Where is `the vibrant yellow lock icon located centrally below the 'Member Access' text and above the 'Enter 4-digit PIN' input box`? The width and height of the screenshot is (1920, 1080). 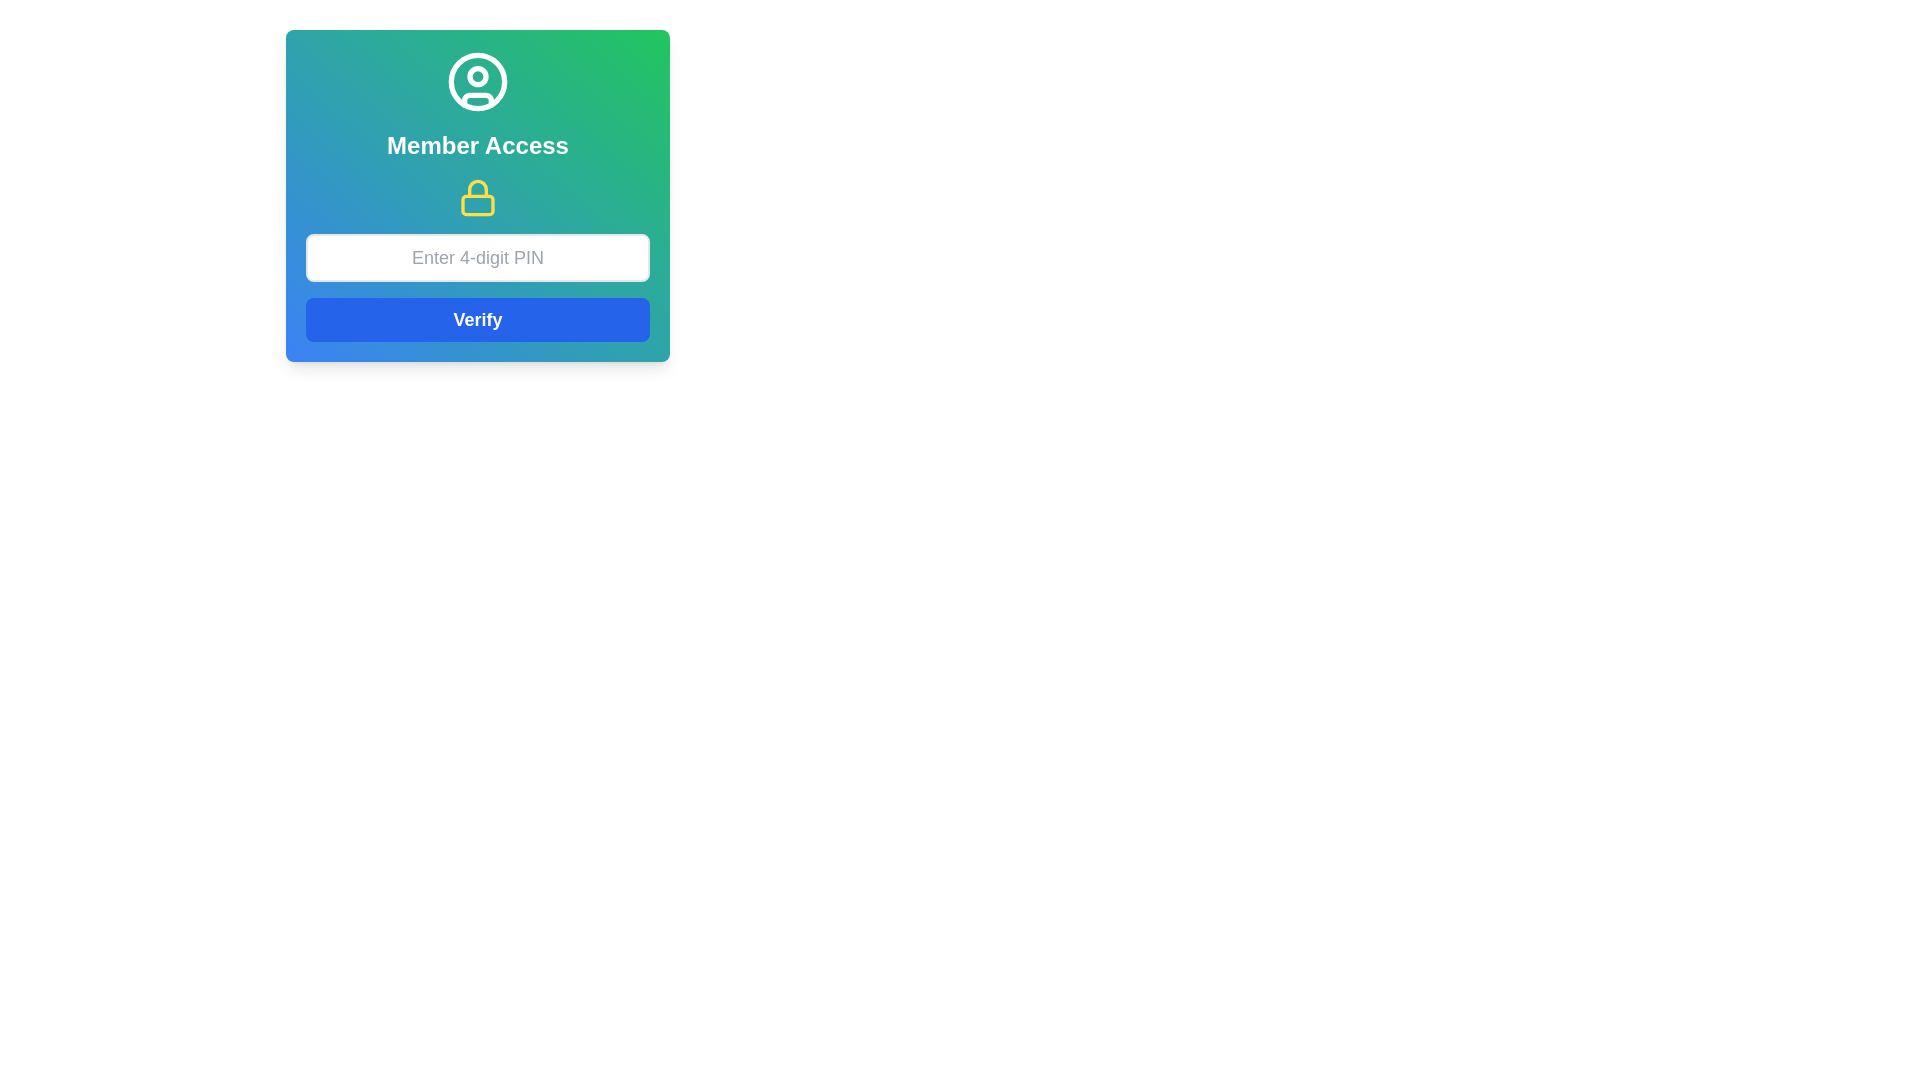 the vibrant yellow lock icon located centrally below the 'Member Access' text and above the 'Enter 4-digit PIN' input box is located at coordinates (477, 197).